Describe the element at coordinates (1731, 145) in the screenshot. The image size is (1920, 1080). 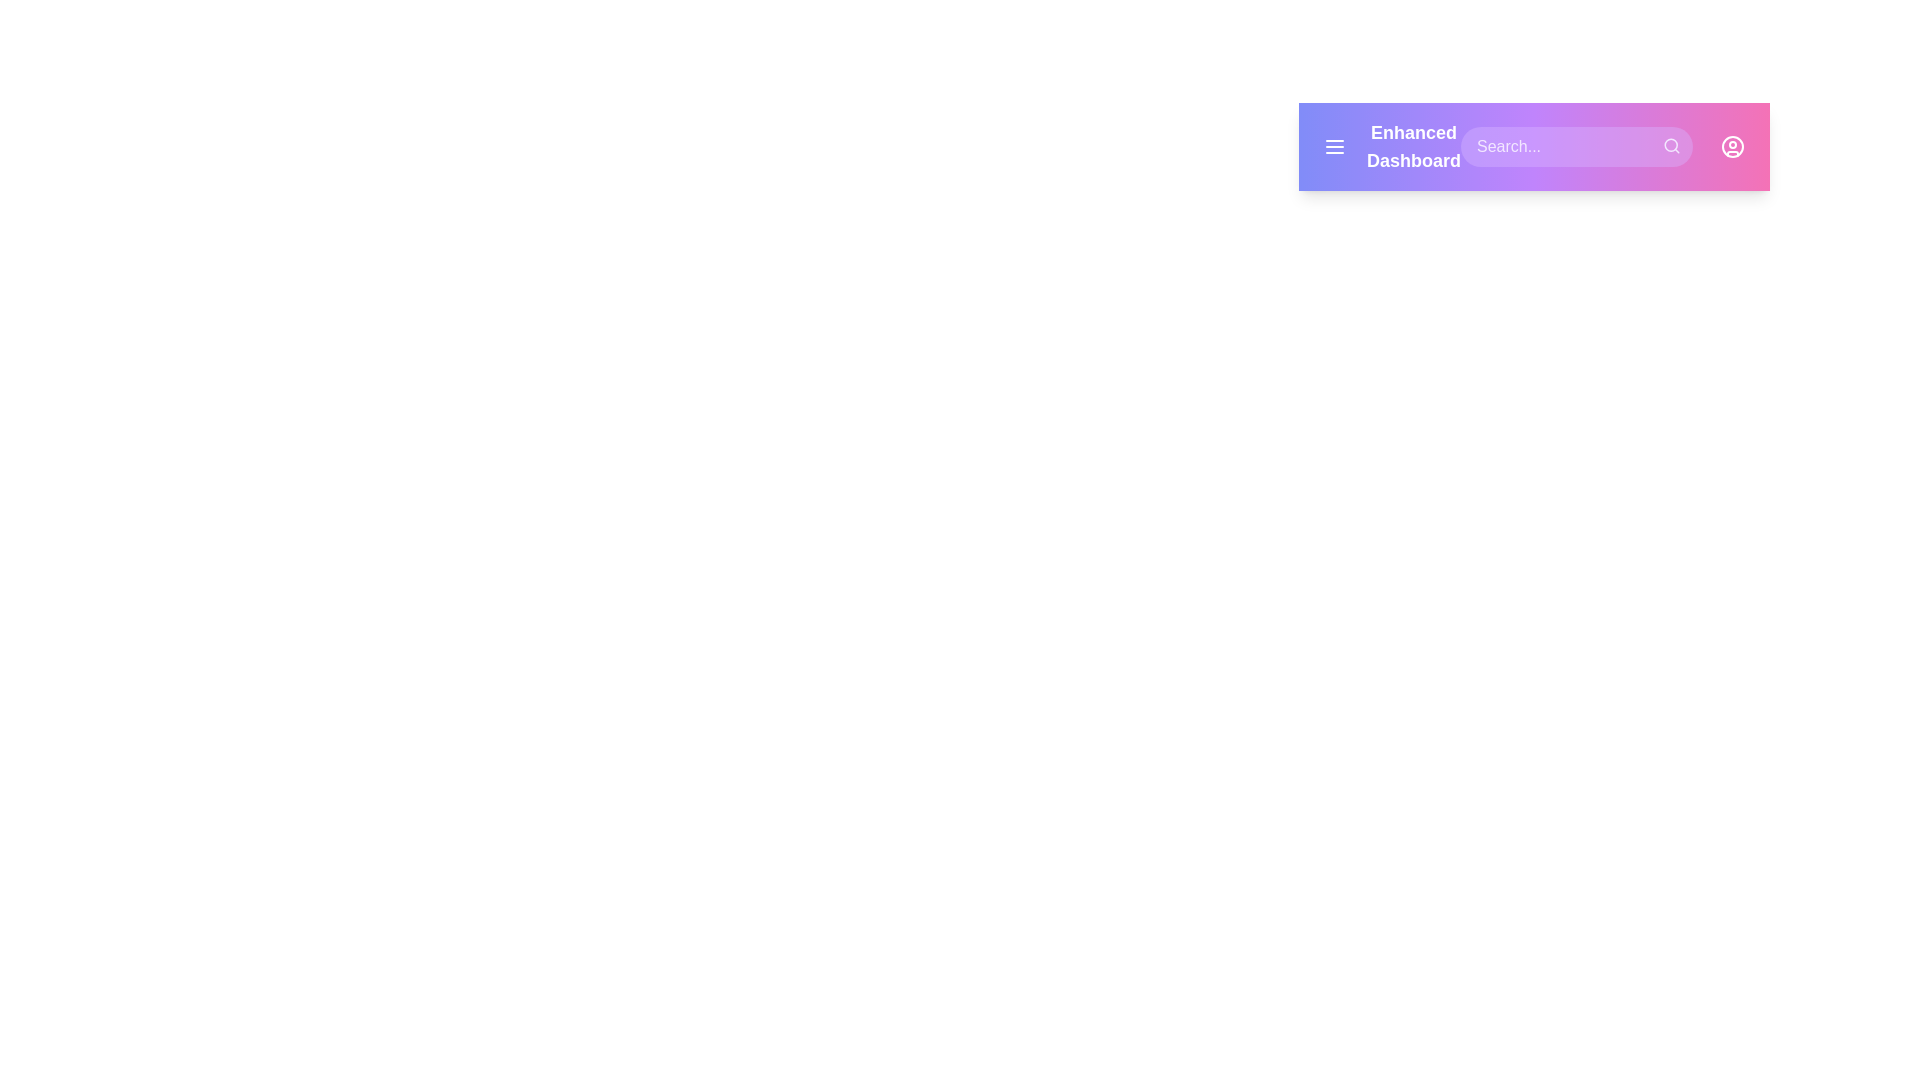
I see `the user profile button to access the user profile` at that location.